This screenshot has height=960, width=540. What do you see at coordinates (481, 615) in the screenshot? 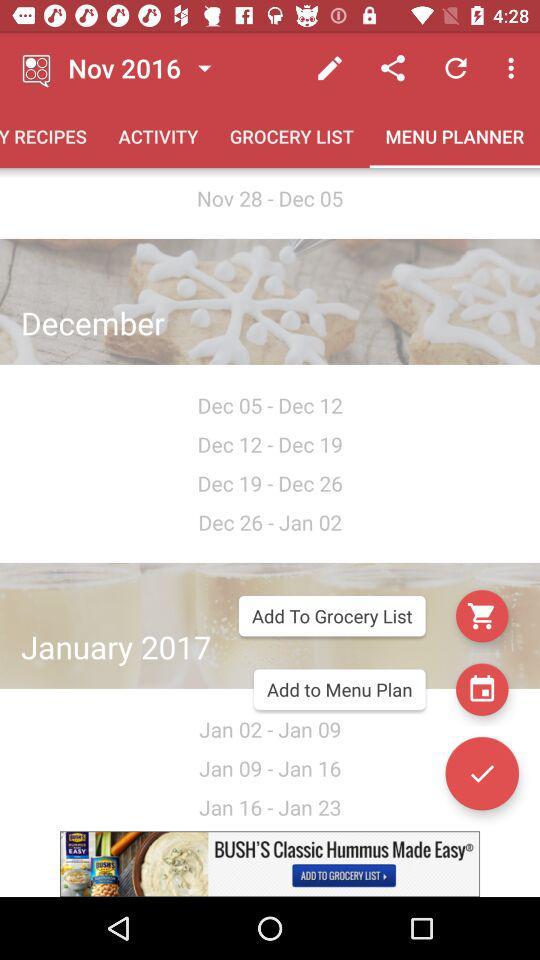
I see `grocery list option` at bounding box center [481, 615].